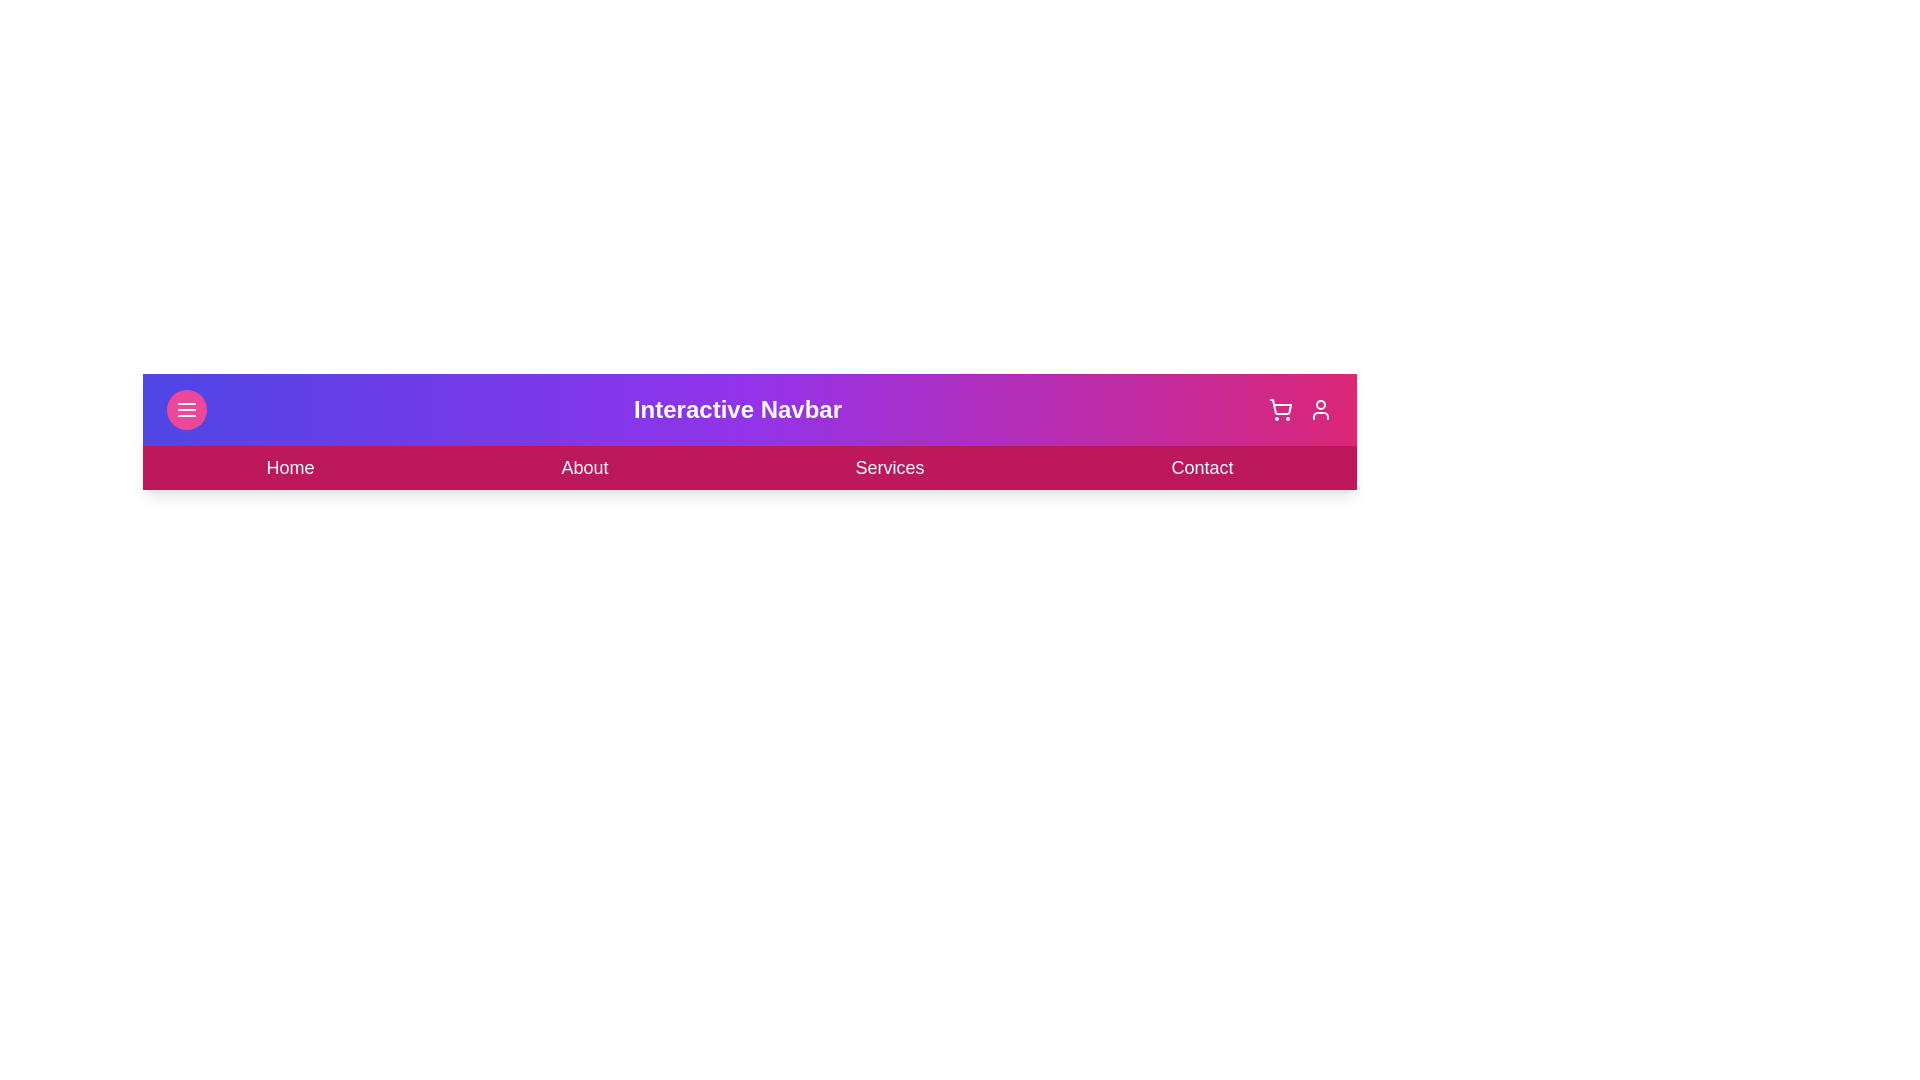  Describe the element at coordinates (1280, 408) in the screenshot. I see `the shopping cart icon` at that location.